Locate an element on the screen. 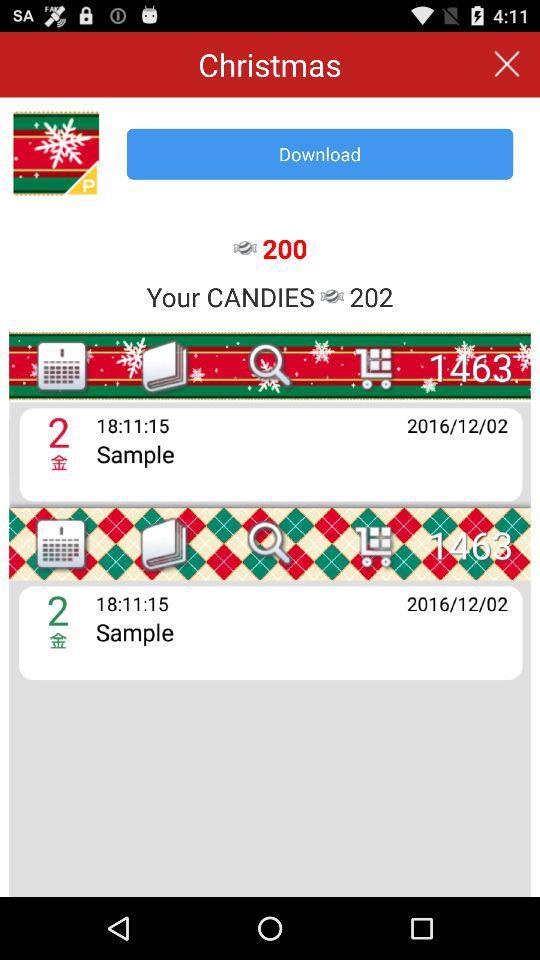 This screenshot has width=540, height=960. the item next to christmas icon is located at coordinates (507, 64).